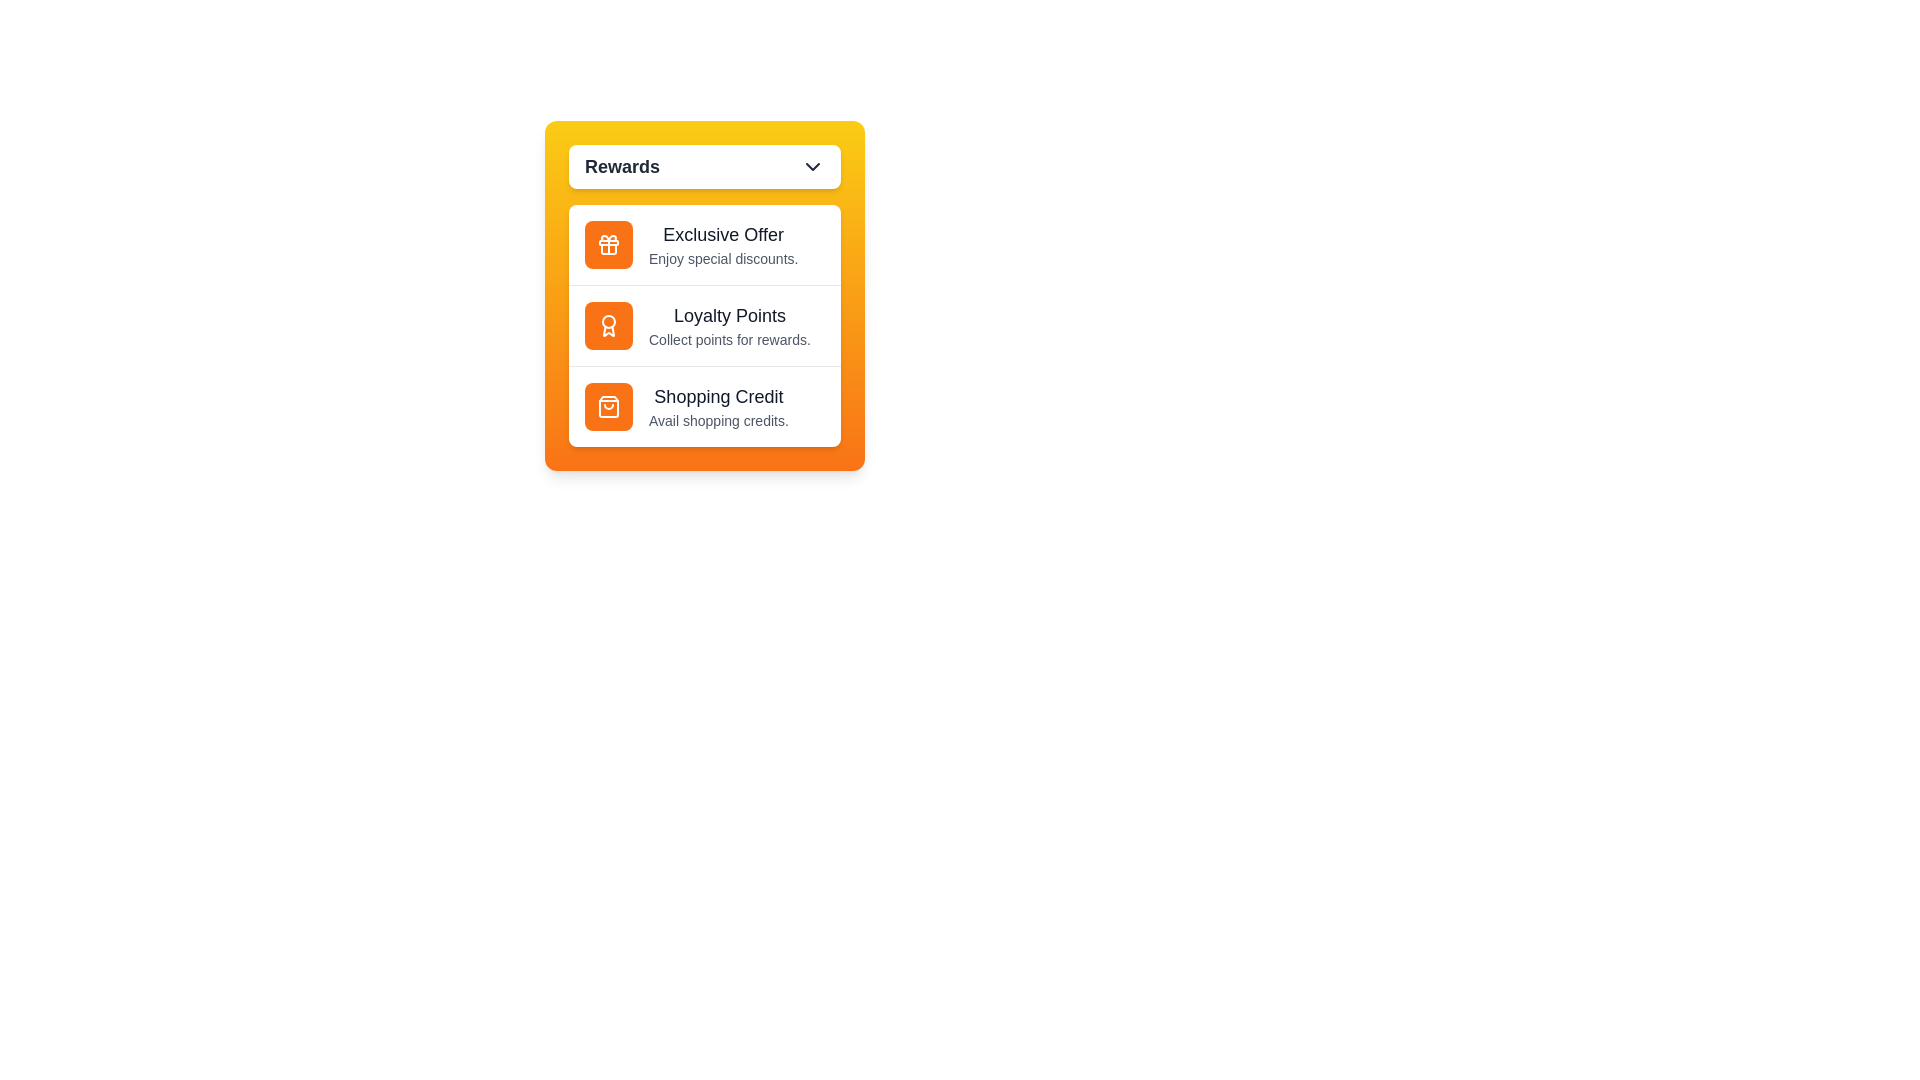 This screenshot has height=1080, width=1920. What do you see at coordinates (718, 419) in the screenshot?
I see `text snippet 'Avail shopping credits.' located within the yellow-orange bordered information card in the rewards section, directly below the 'Shopping Credit' title` at bounding box center [718, 419].